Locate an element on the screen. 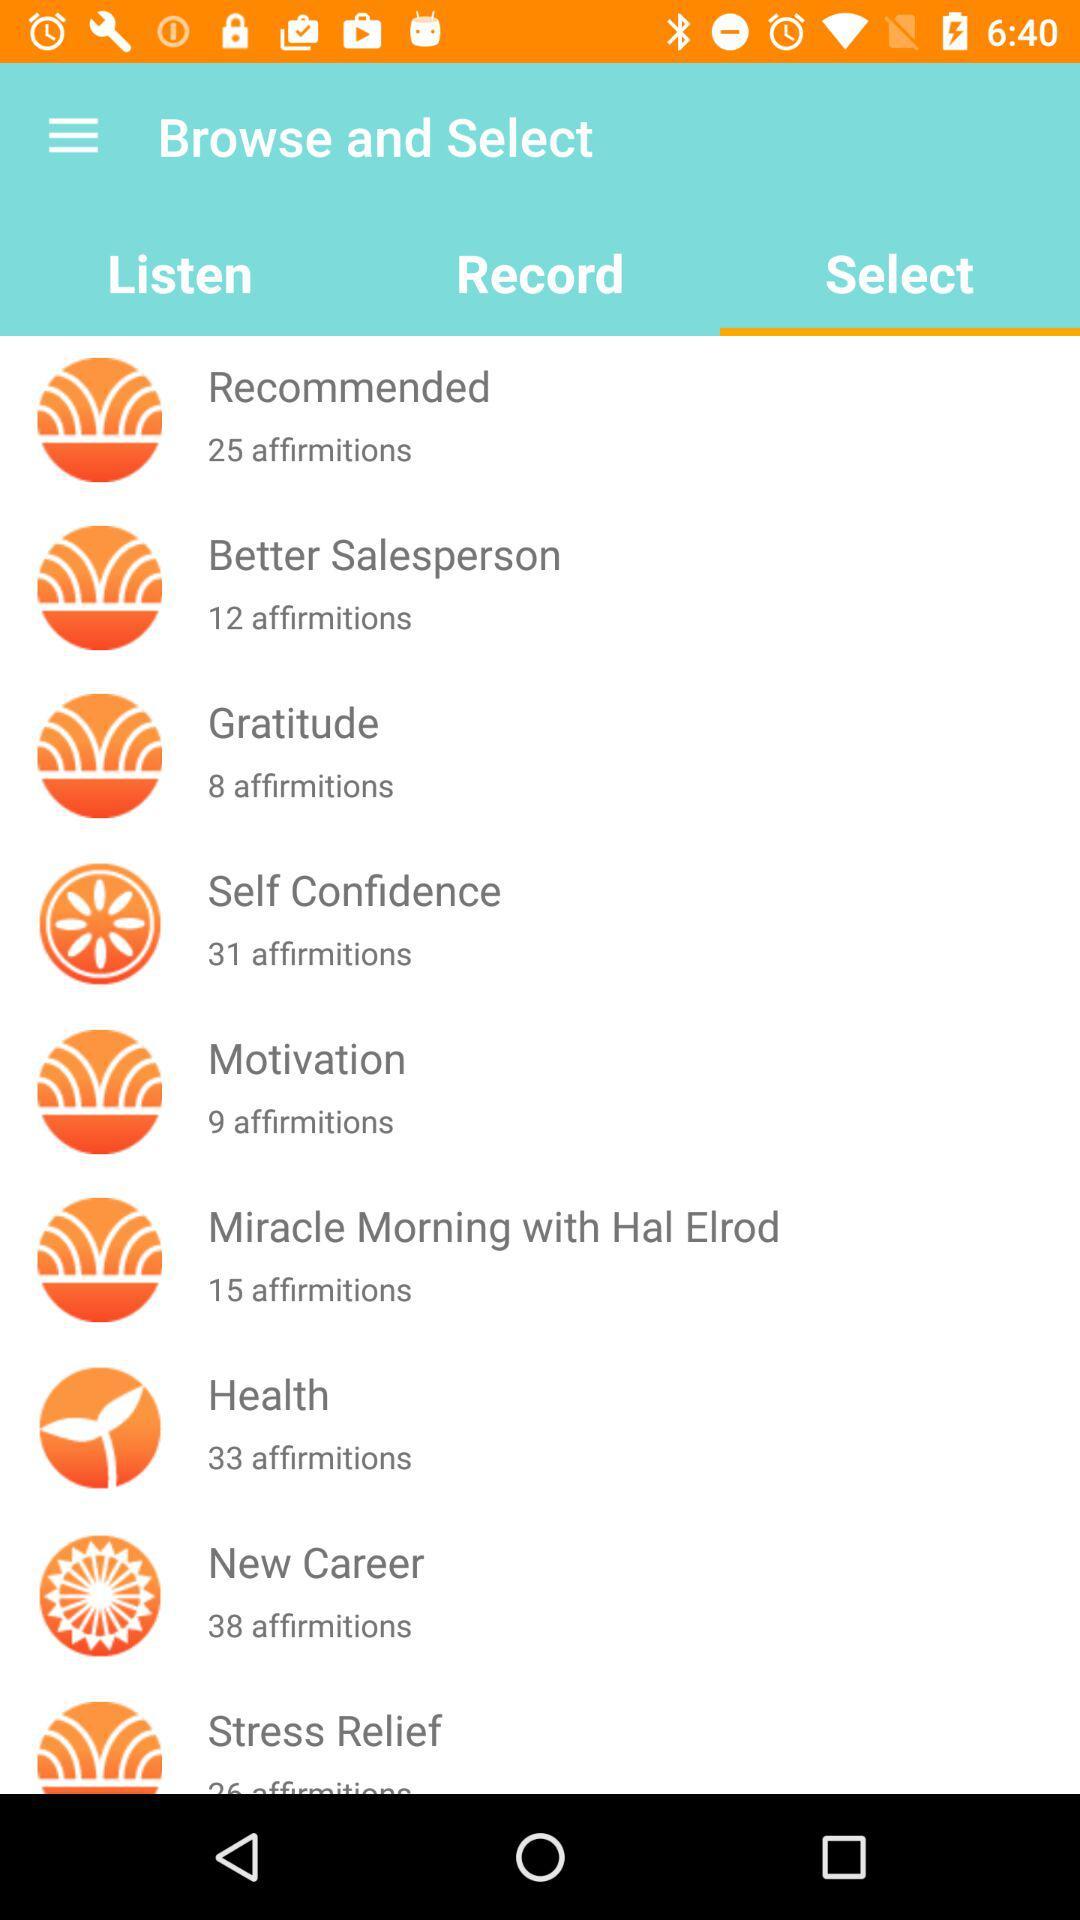 The height and width of the screenshot is (1920, 1080). the item below 33 affirmitions item is located at coordinates (639, 1560).